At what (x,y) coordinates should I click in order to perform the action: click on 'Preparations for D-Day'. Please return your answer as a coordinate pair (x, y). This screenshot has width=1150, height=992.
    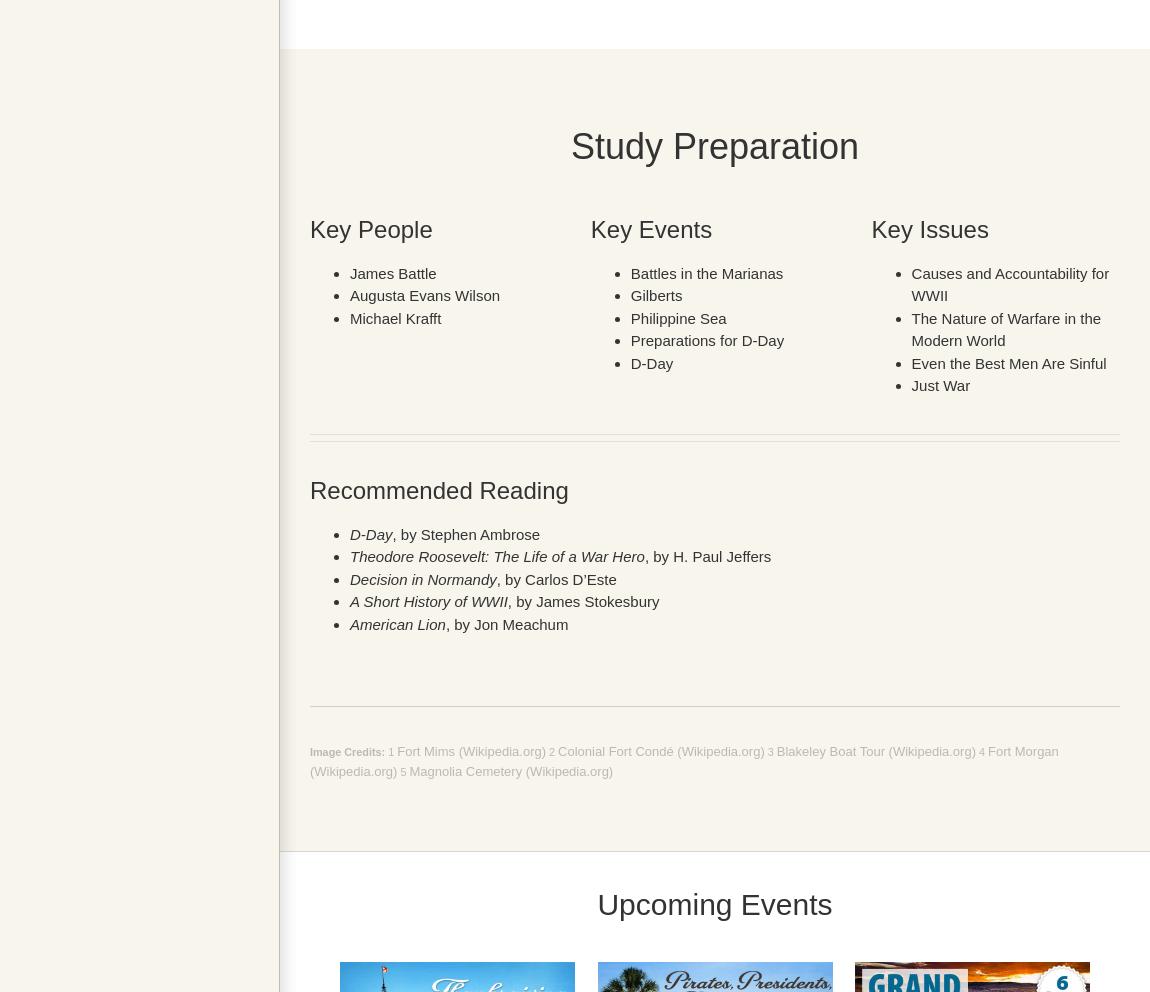
    Looking at the image, I should click on (706, 339).